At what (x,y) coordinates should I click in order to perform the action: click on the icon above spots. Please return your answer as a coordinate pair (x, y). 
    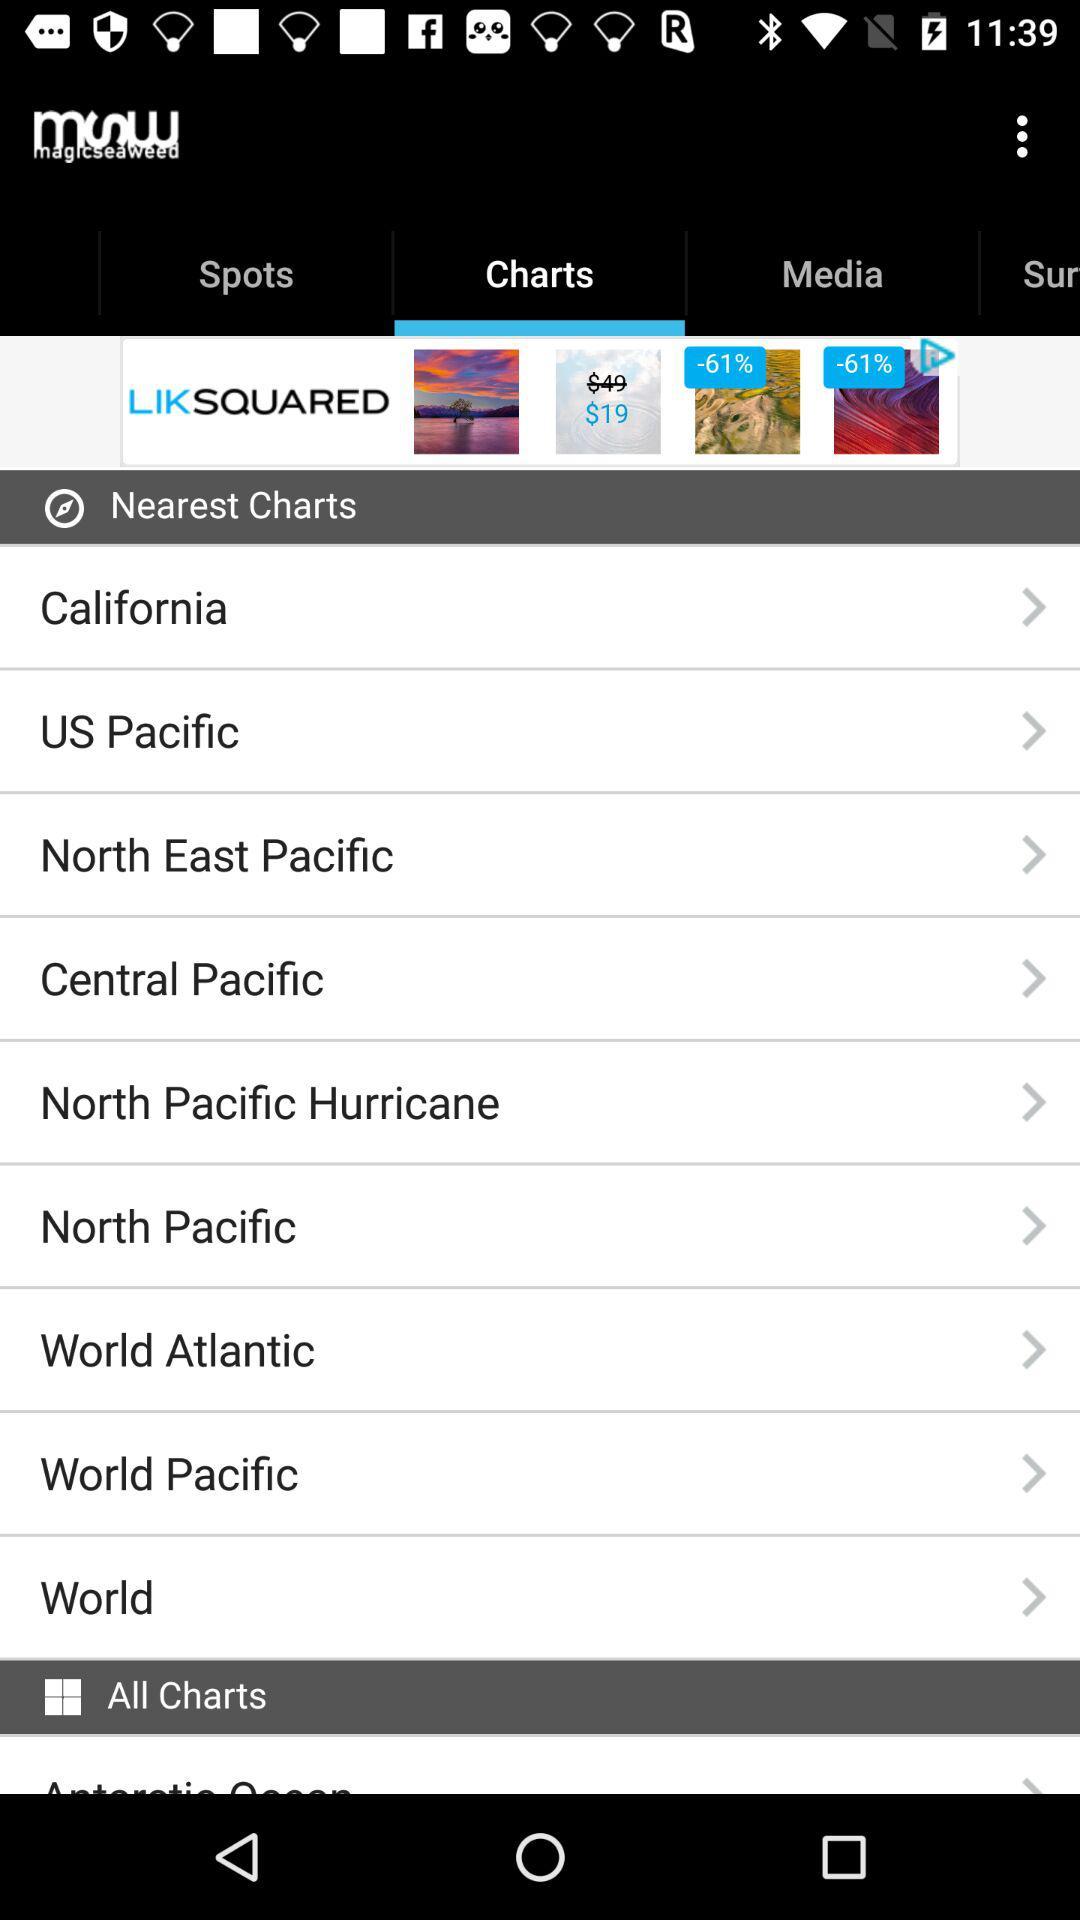
    Looking at the image, I should click on (106, 135).